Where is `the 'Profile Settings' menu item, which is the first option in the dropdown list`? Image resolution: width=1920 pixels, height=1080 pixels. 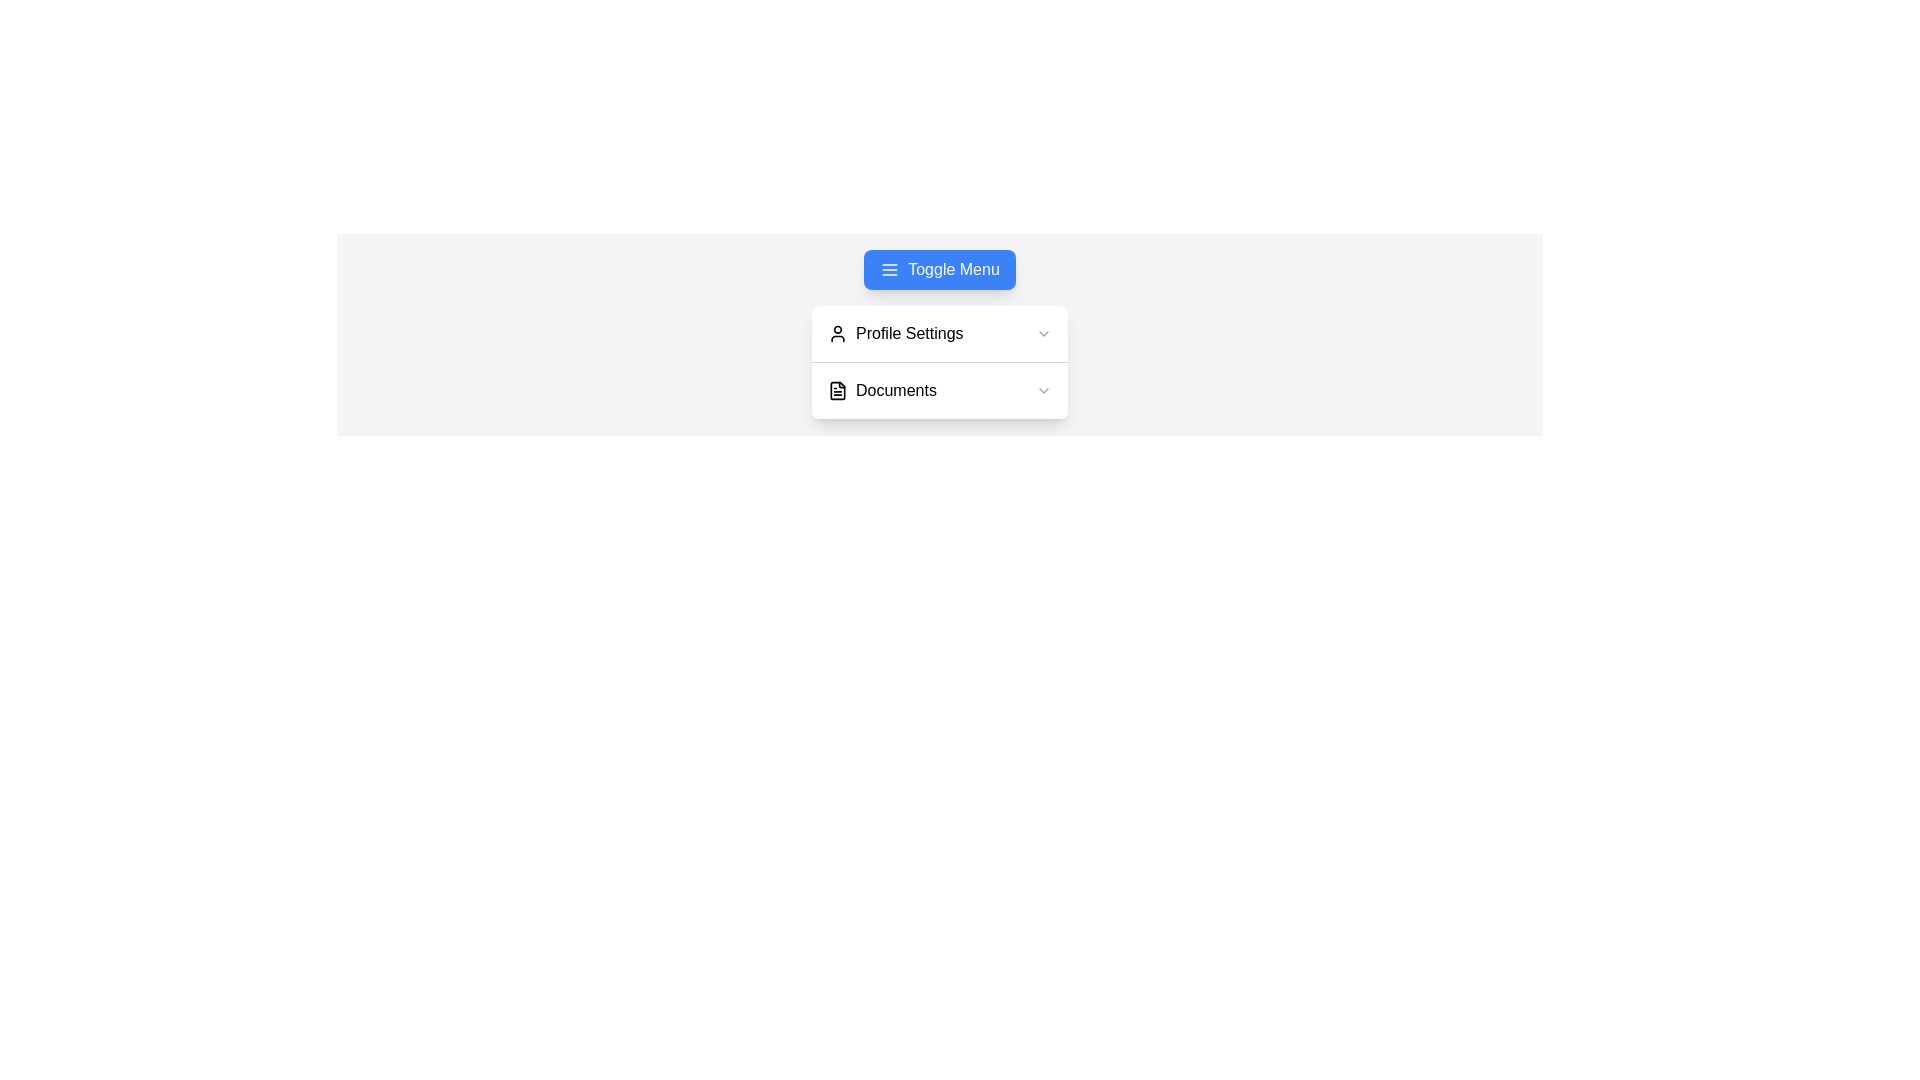 the 'Profile Settings' menu item, which is the first option in the dropdown list is located at coordinates (939, 333).